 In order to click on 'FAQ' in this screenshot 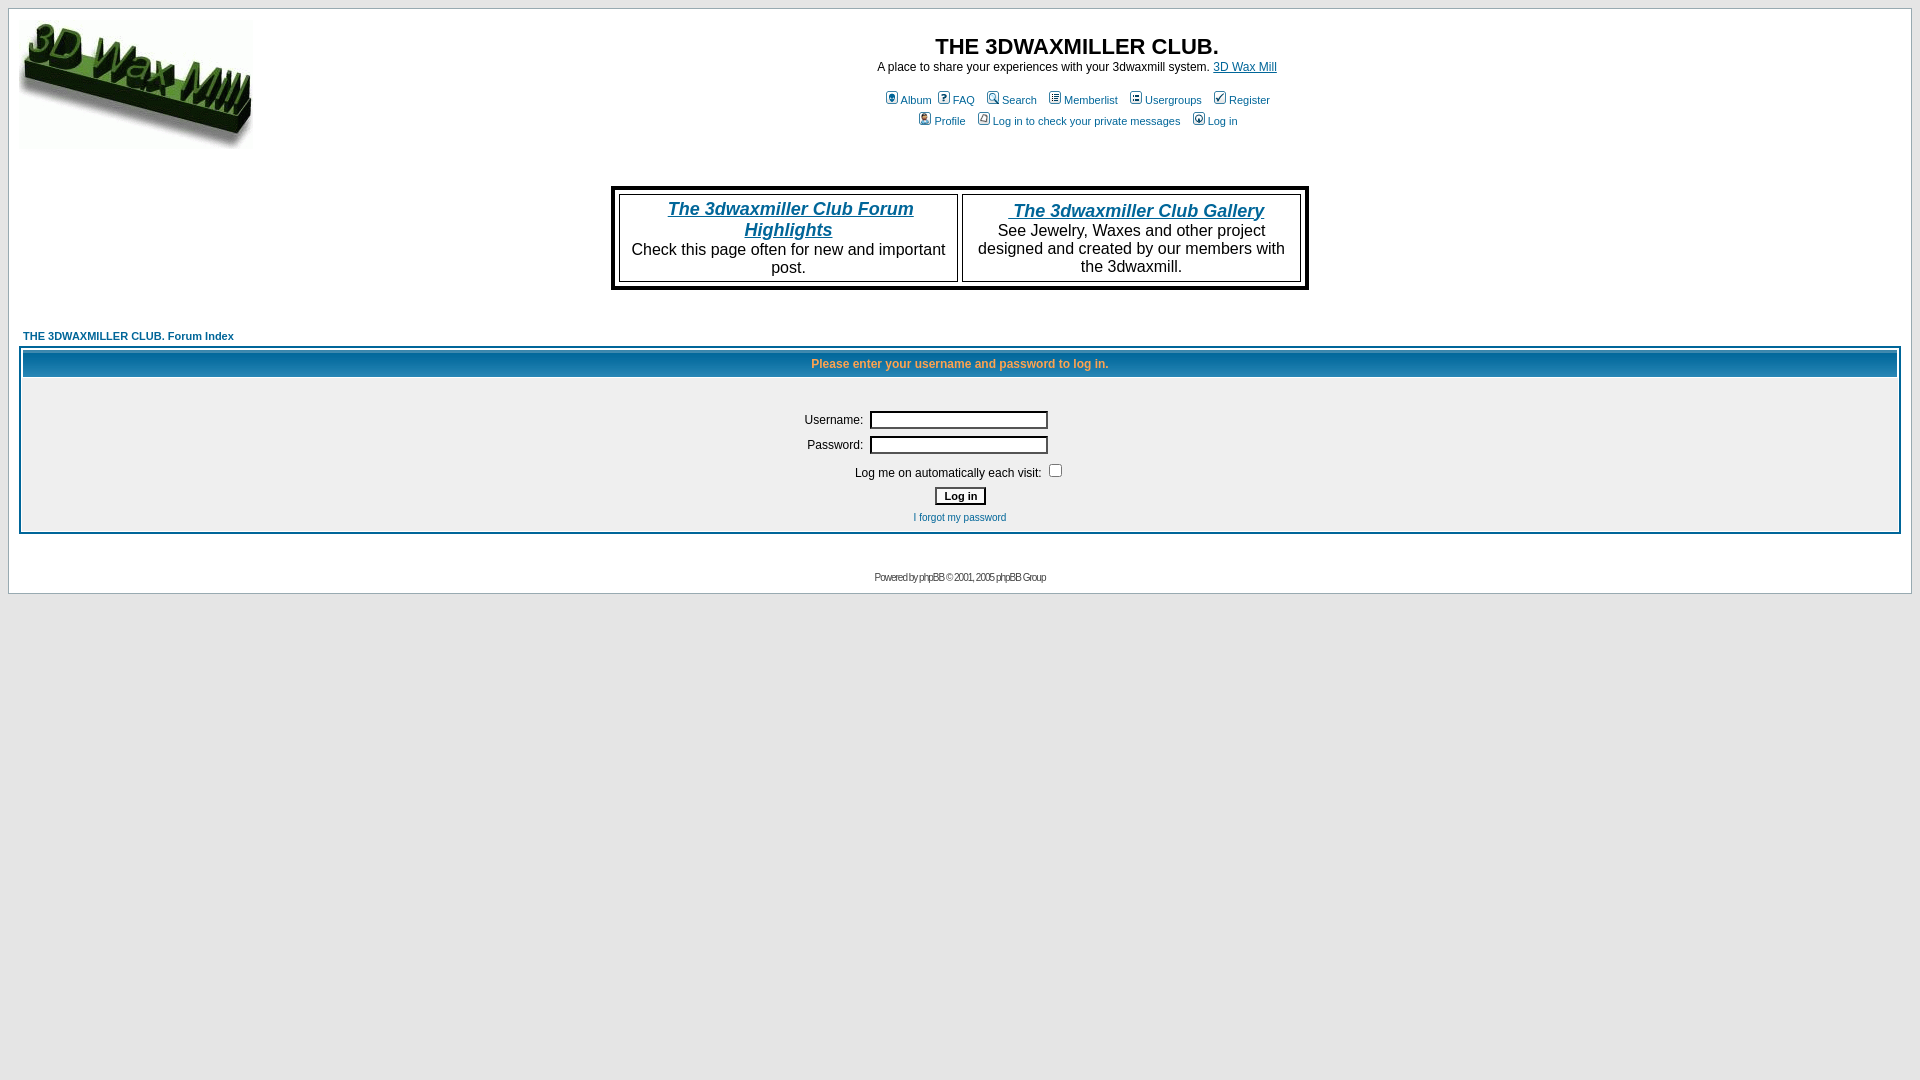, I will do `click(954, 100)`.